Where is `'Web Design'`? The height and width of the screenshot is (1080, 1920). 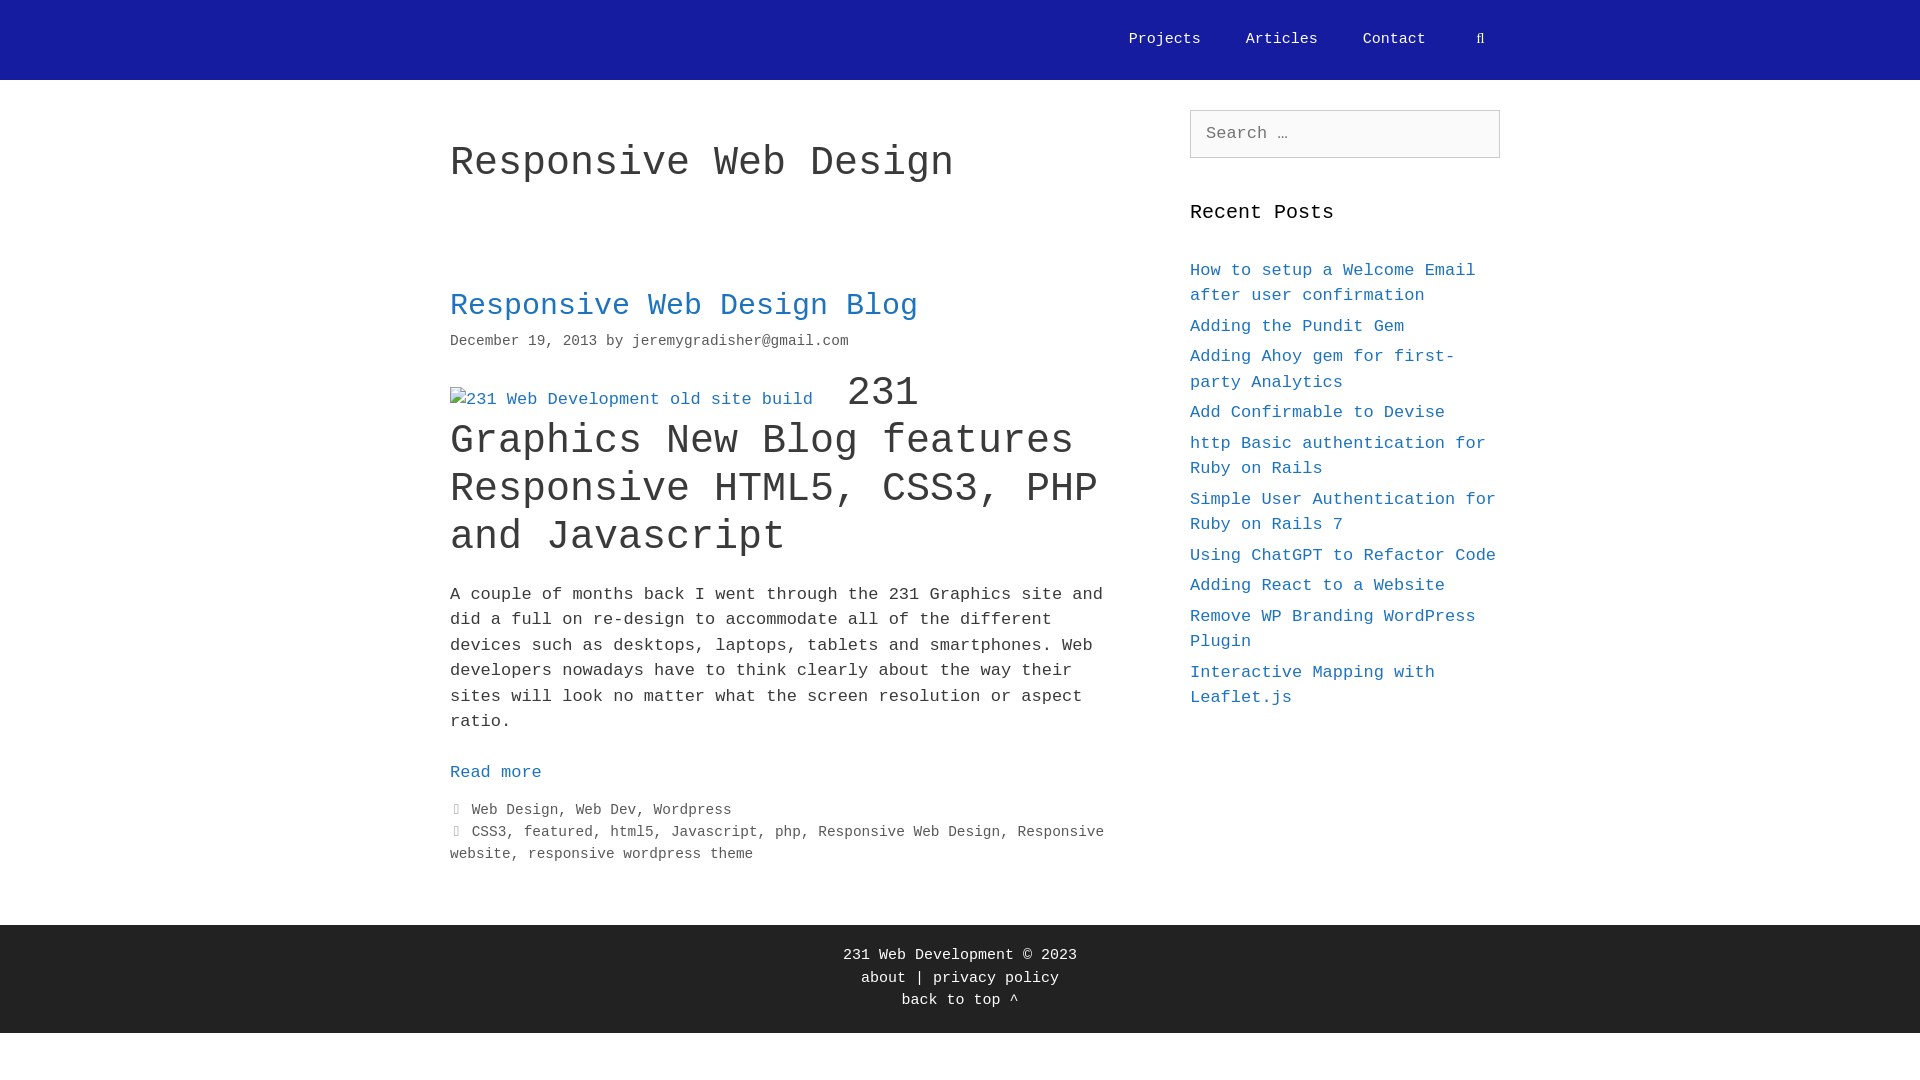 'Web Design' is located at coordinates (515, 810).